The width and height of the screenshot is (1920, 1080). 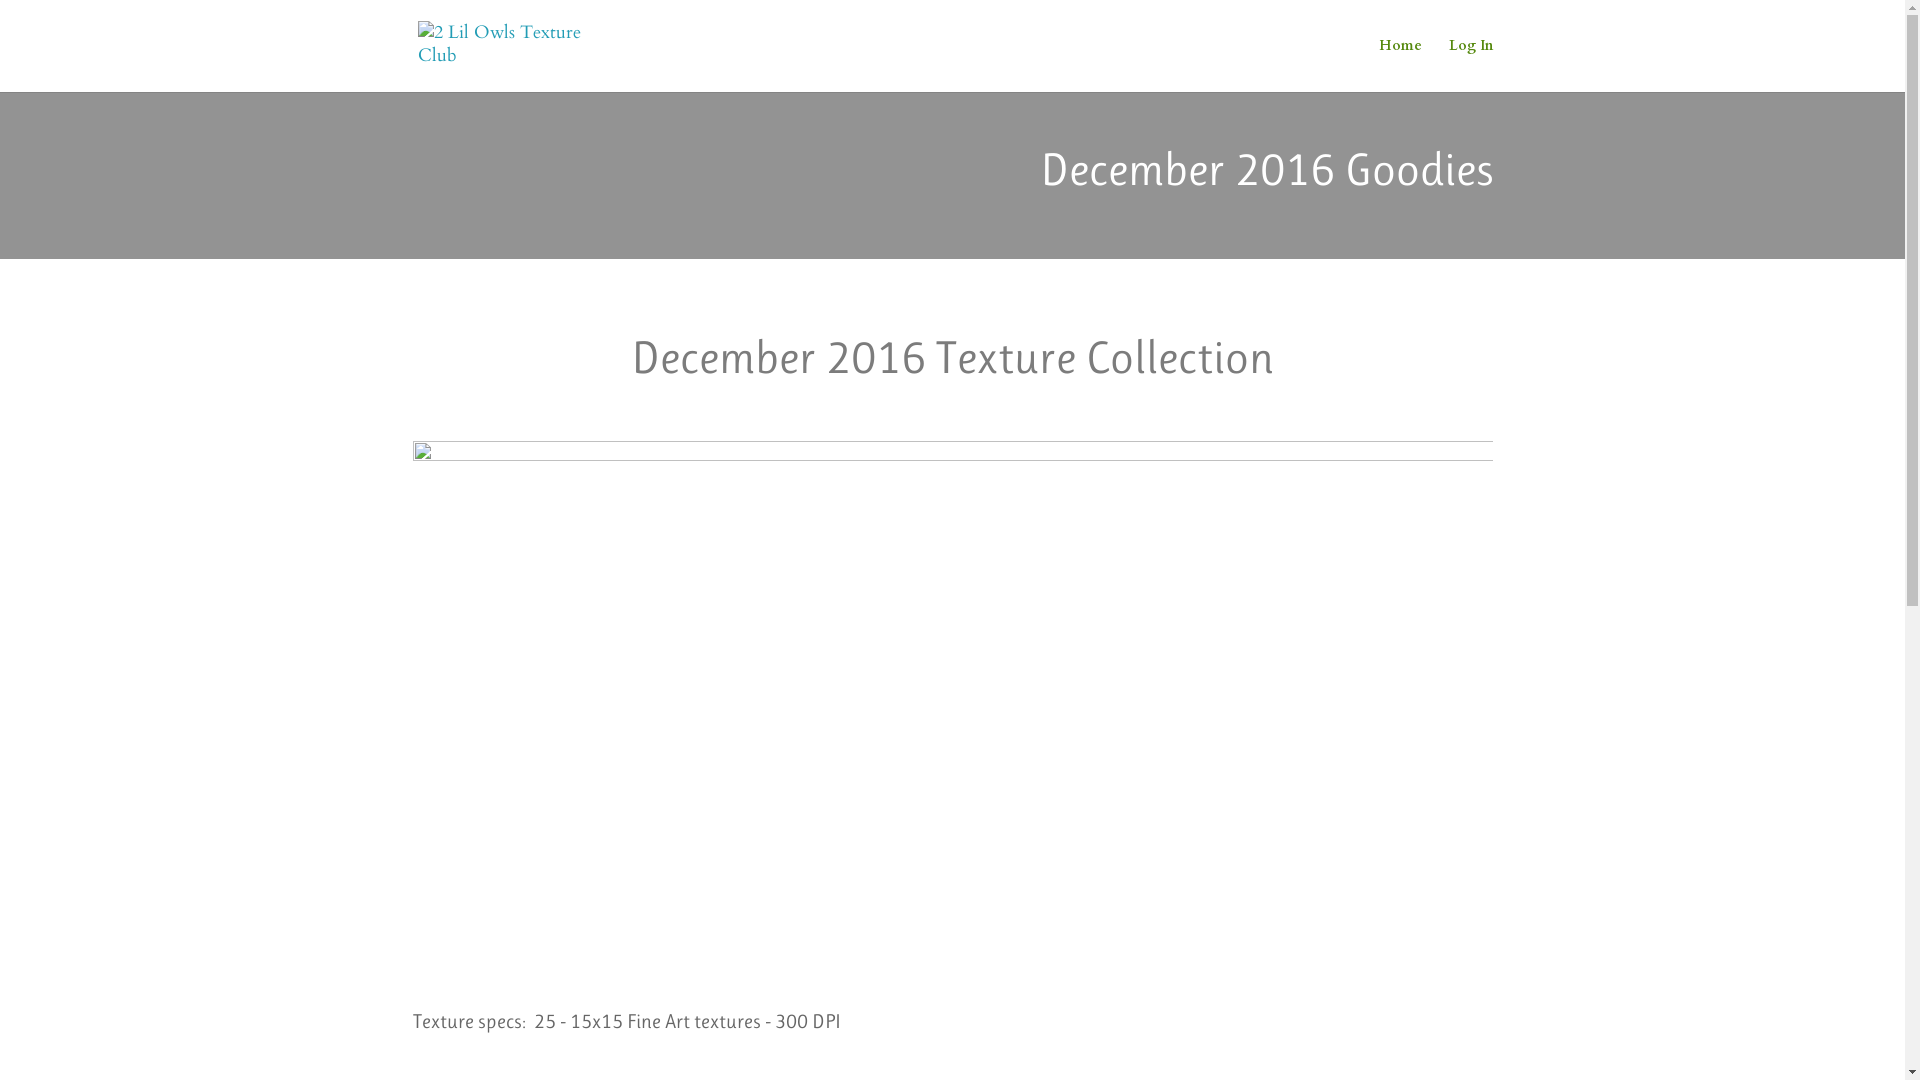 What do you see at coordinates (1448, 64) in the screenshot?
I see `'Log In'` at bounding box center [1448, 64].